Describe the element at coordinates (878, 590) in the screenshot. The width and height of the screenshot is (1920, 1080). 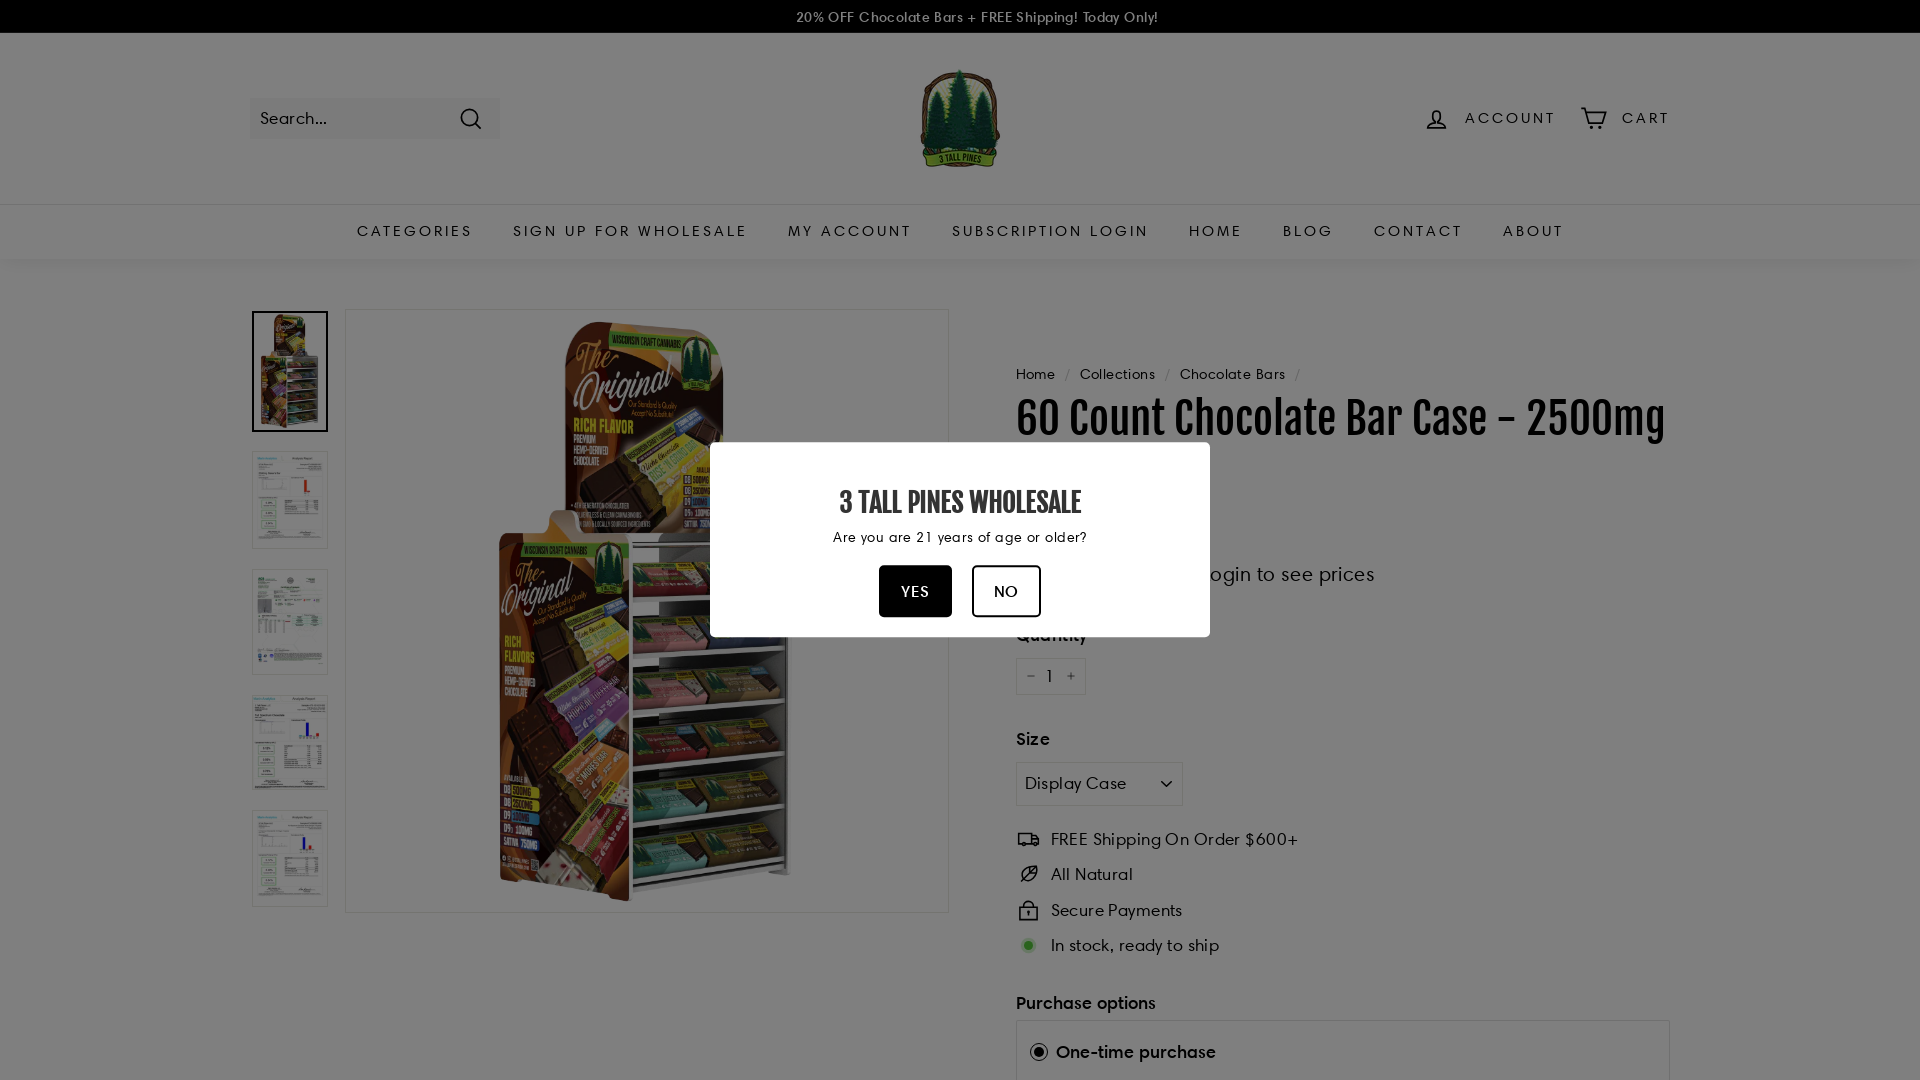
I see `'YES'` at that location.